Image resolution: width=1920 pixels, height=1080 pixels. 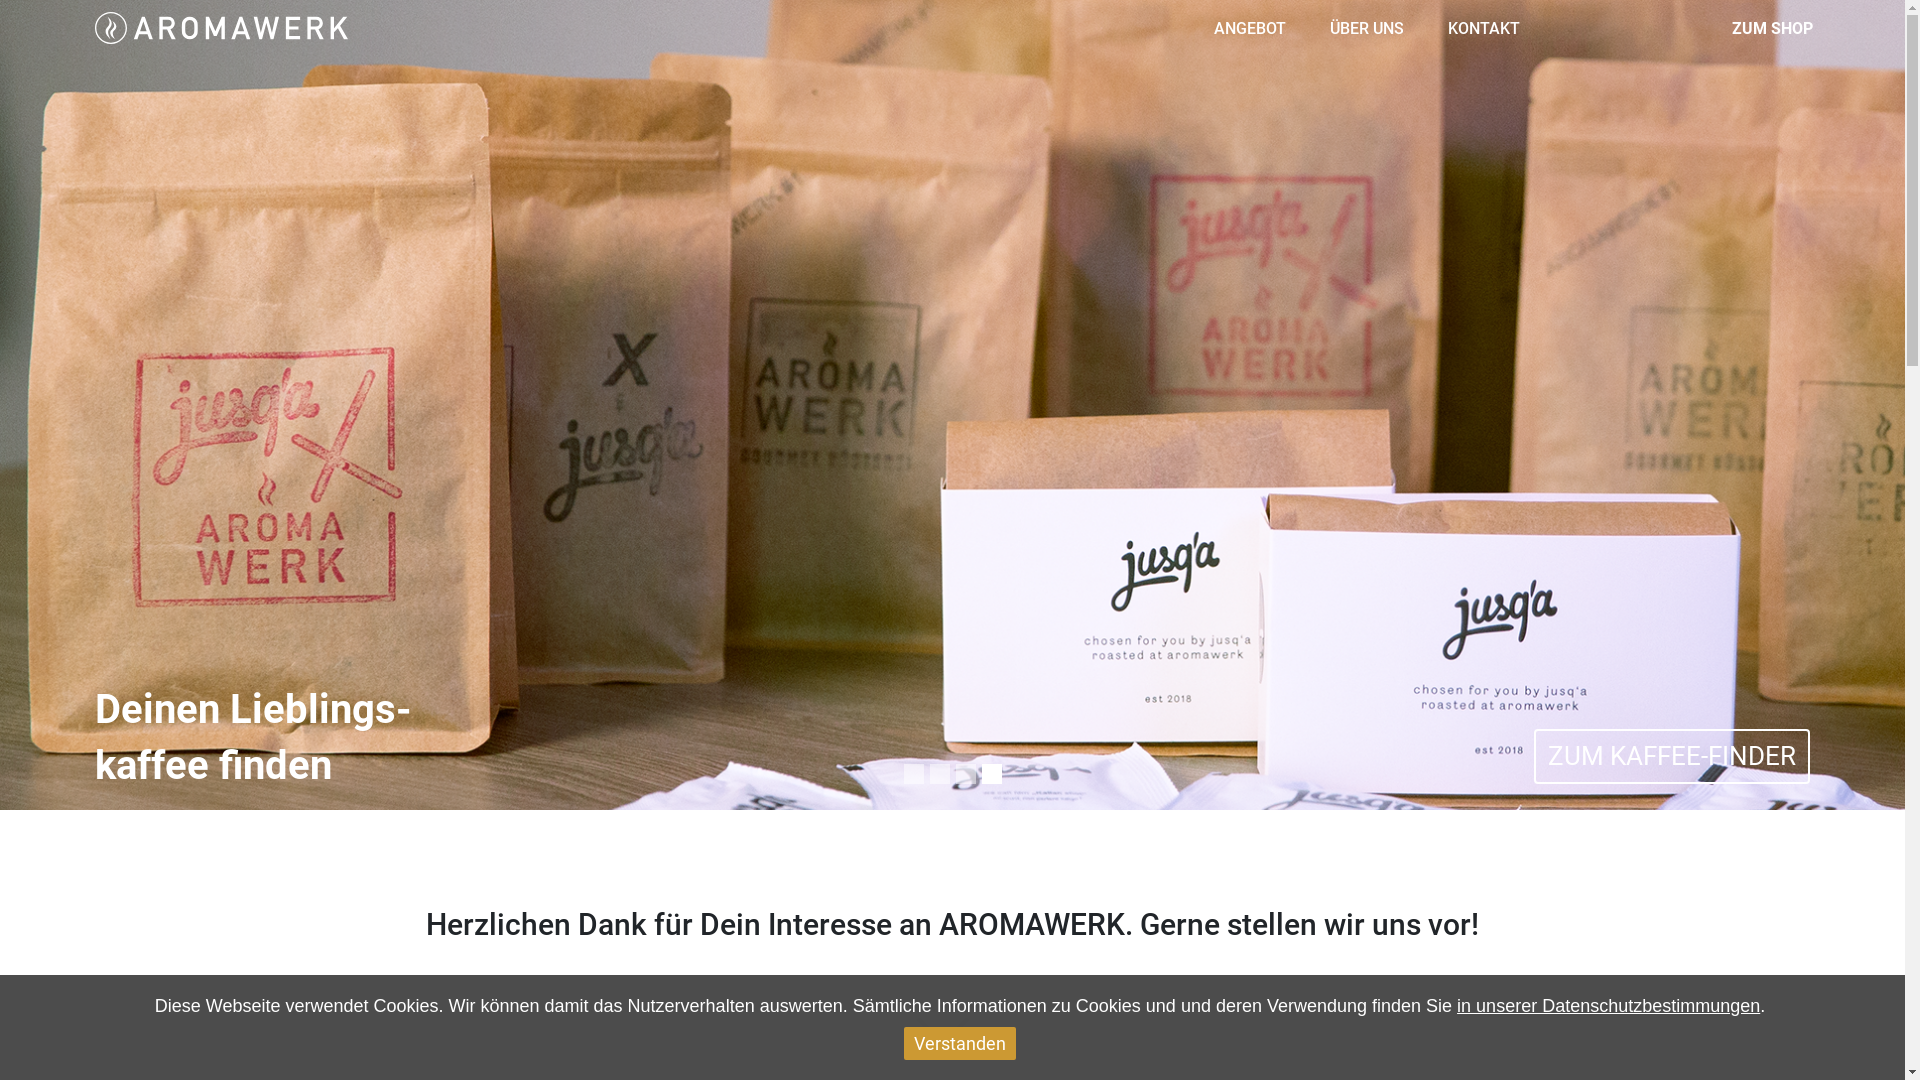 I want to click on 'Verstanden', so click(x=960, y=1042).